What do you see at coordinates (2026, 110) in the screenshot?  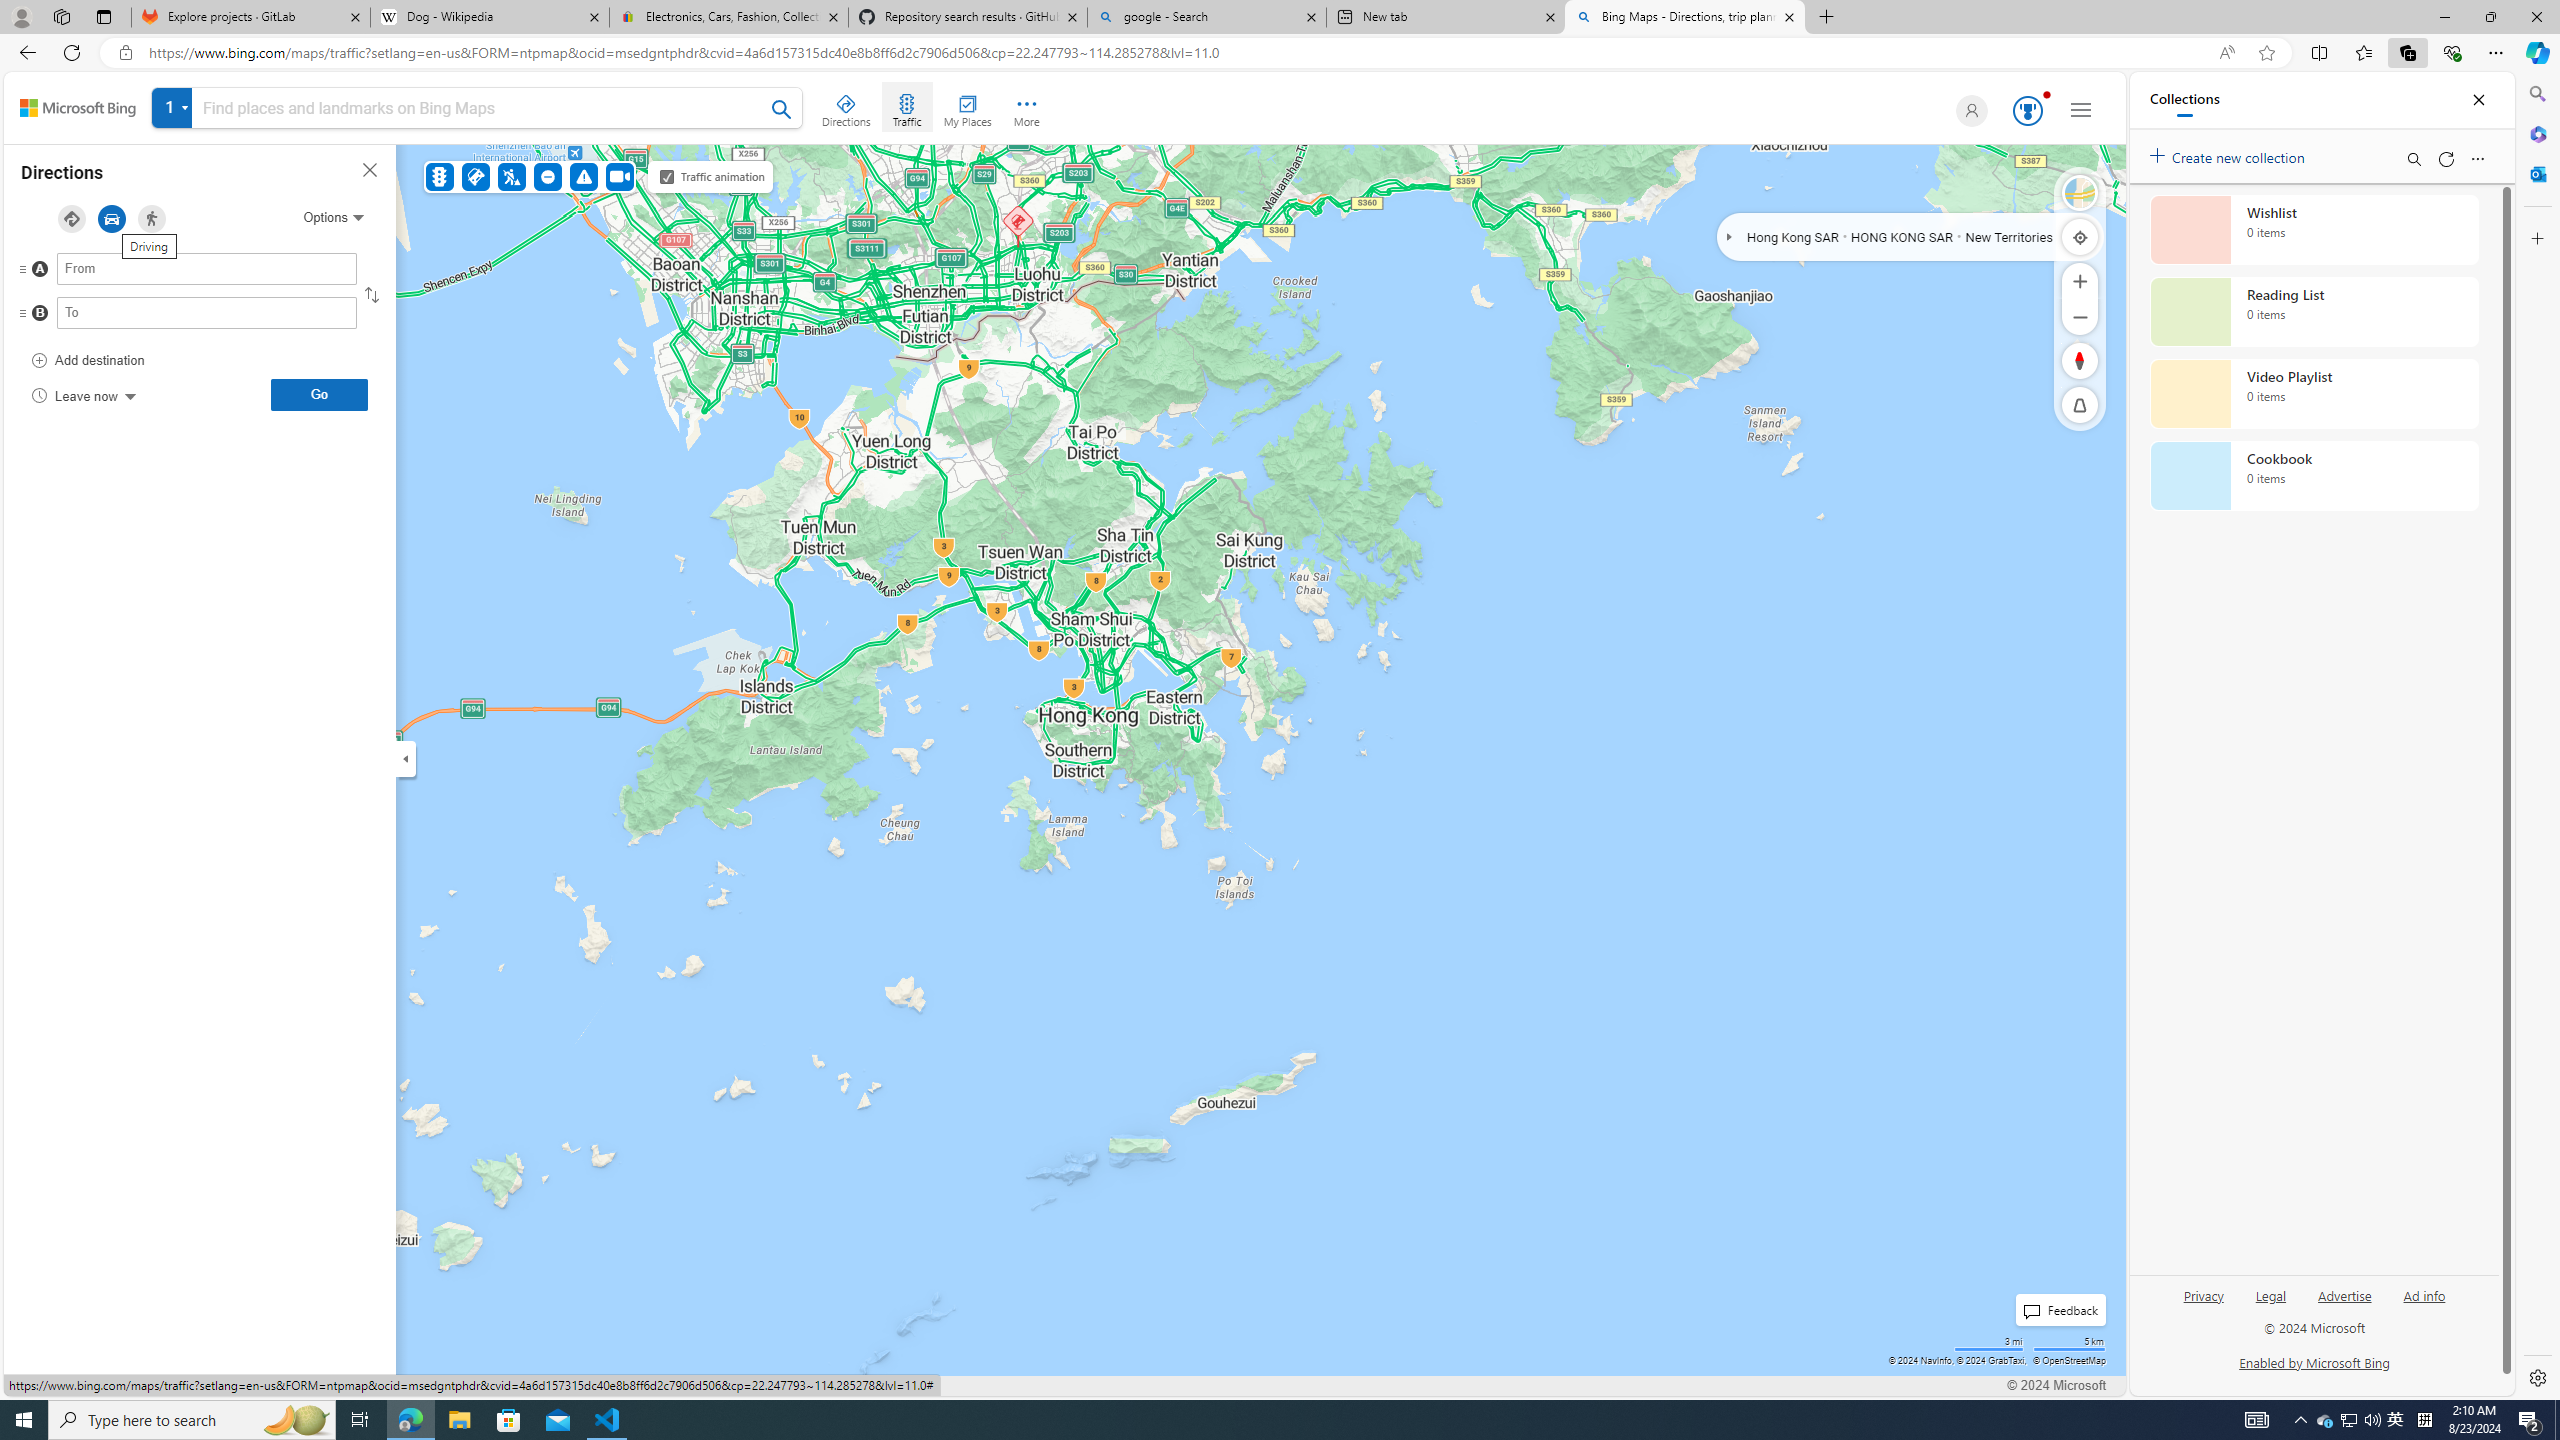 I see `'AutomationID: serp_medal_svg'` at bounding box center [2026, 110].